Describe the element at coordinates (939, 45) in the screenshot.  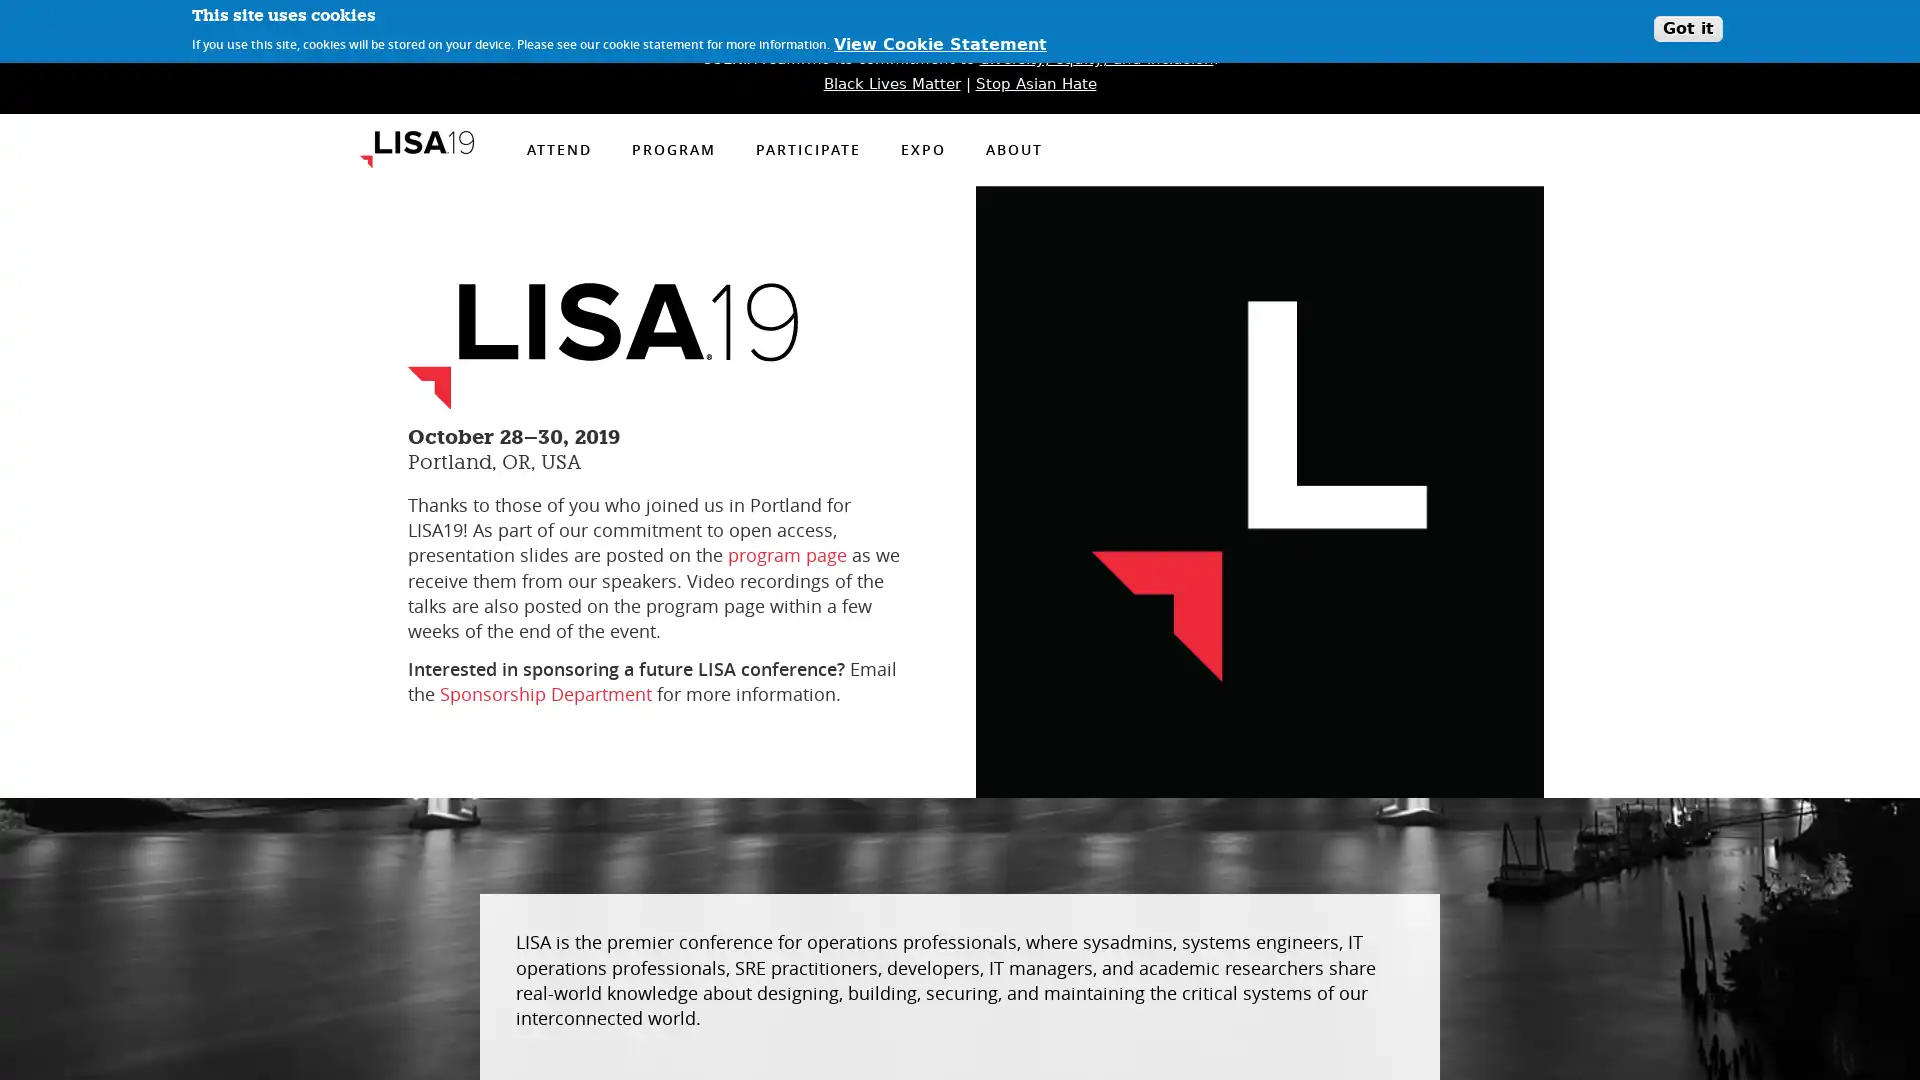
I see `View Cookie Statement` at that location.